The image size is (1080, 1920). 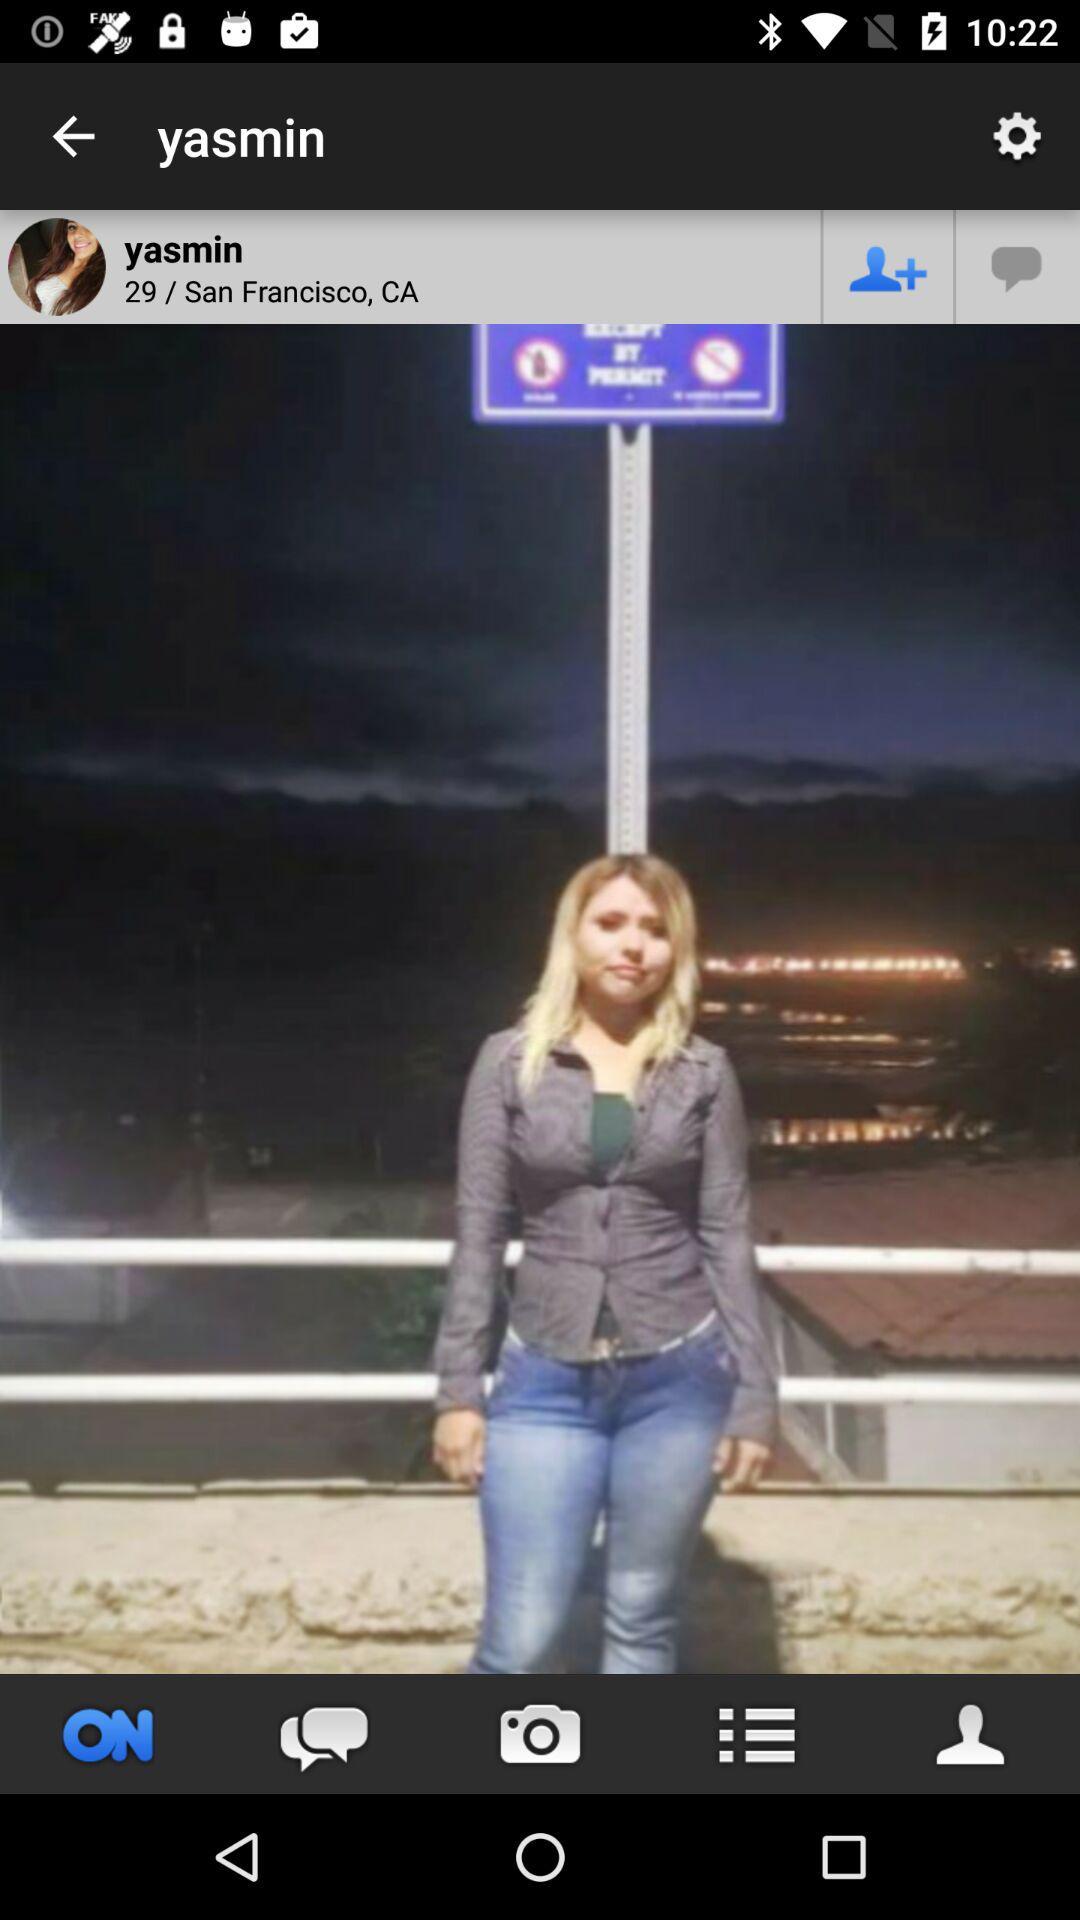 I want to click on take a picture, so click(x=540, y=1733).